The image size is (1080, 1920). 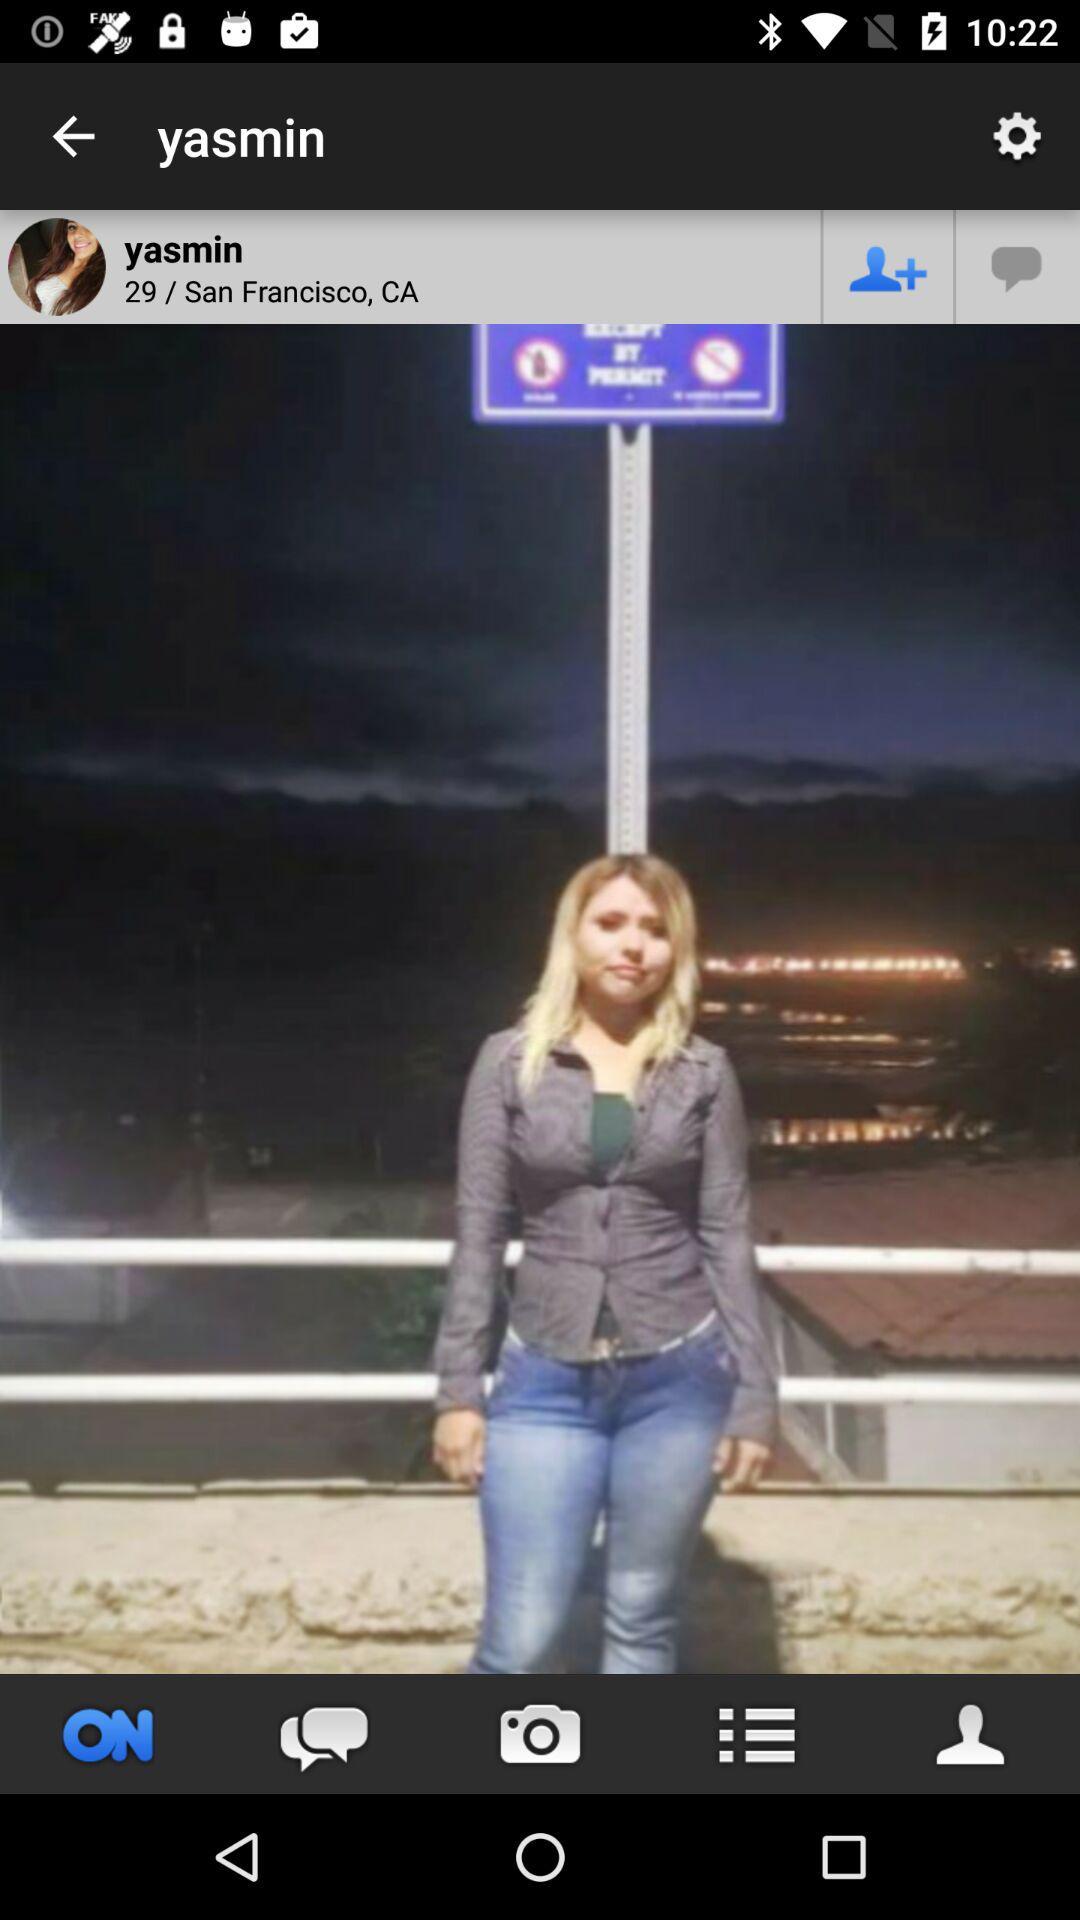 I want to click on take a picture, so click(x=540, y=1733).